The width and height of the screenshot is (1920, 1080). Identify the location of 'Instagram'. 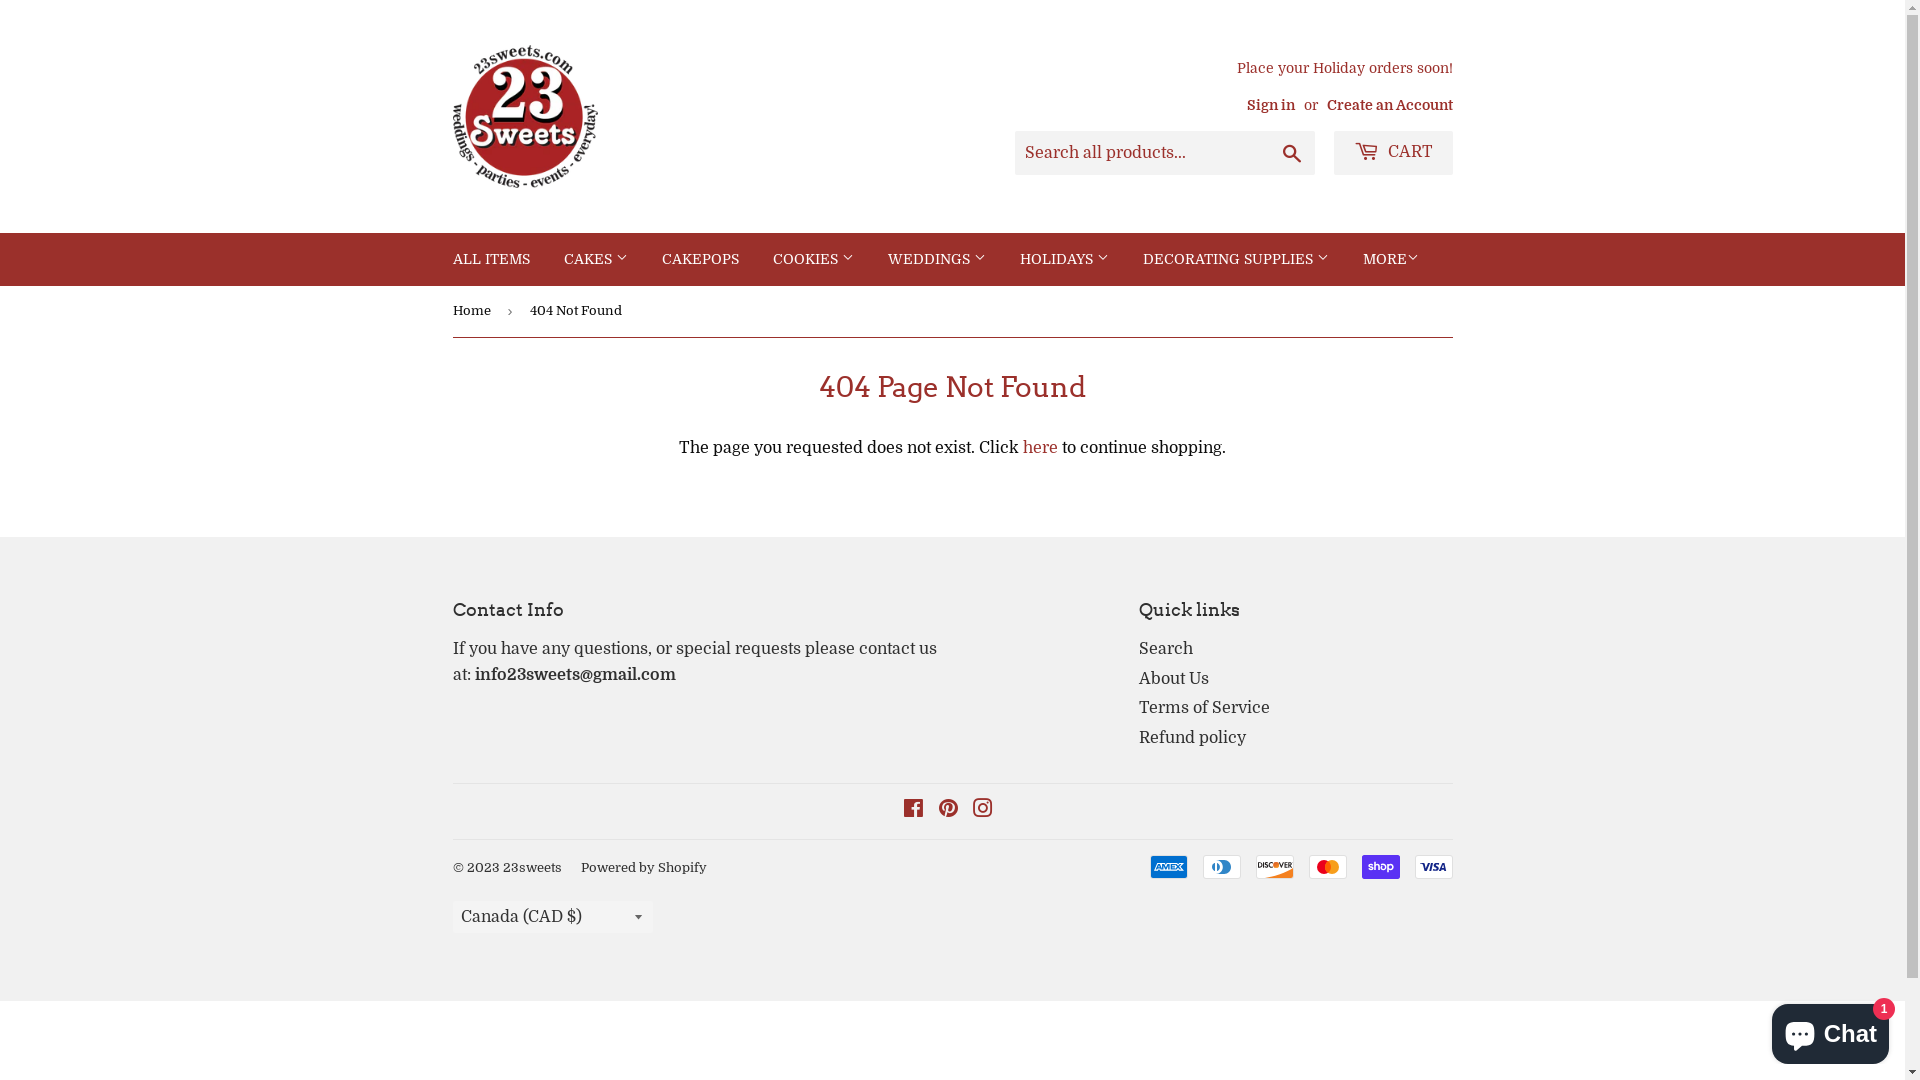
(982, 810).